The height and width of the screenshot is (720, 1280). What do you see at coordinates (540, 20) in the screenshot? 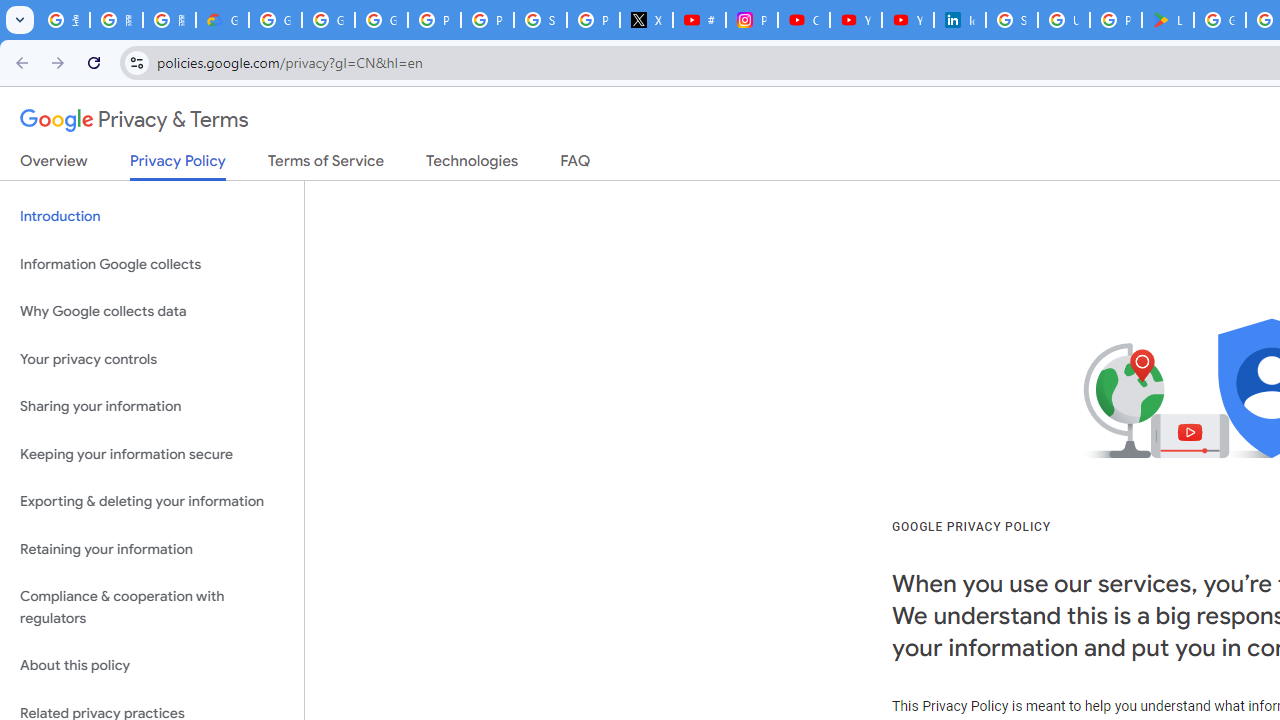
I see `'Sign in - Google Accounts'` at bounding box center [540, 20].